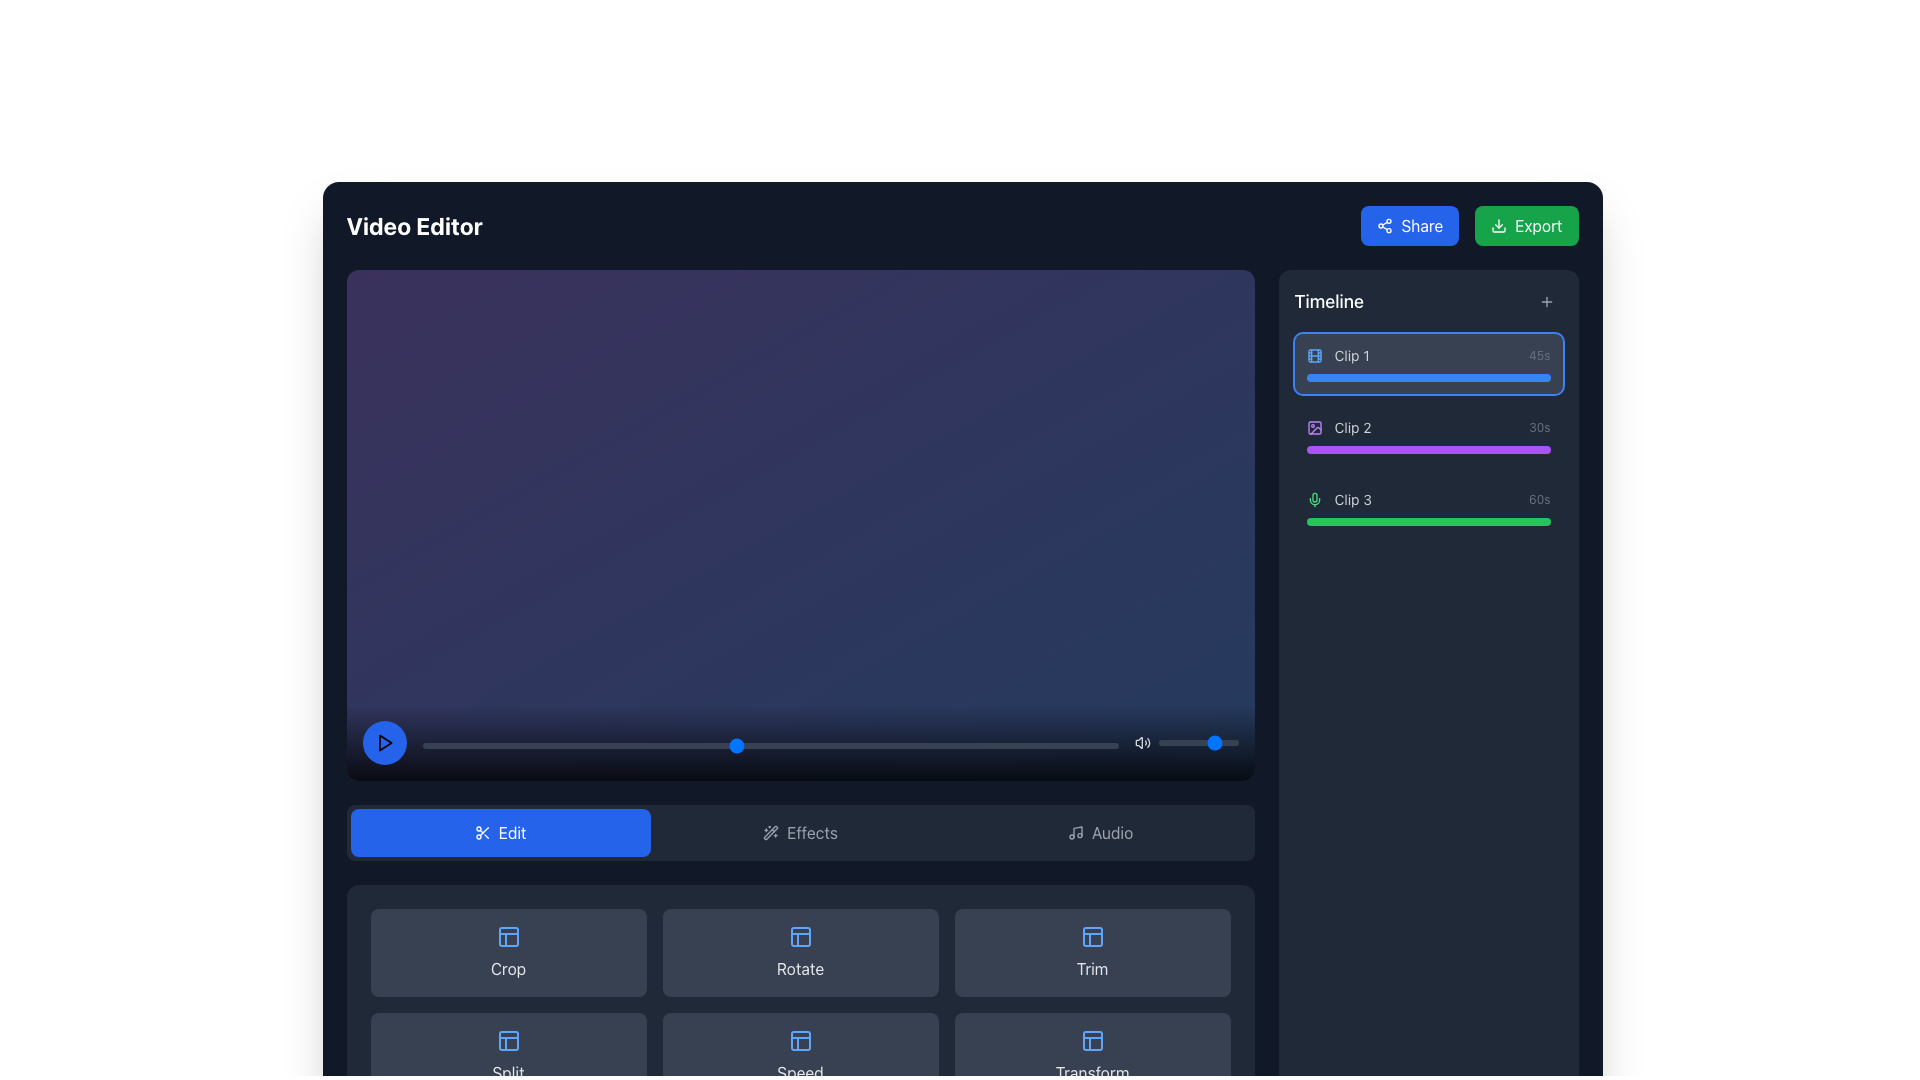  I want to click on the text label that represents the title of a video clip in the timeline, located on the right side of the interface, between a film icon and a duration label, so click(1352, 354).